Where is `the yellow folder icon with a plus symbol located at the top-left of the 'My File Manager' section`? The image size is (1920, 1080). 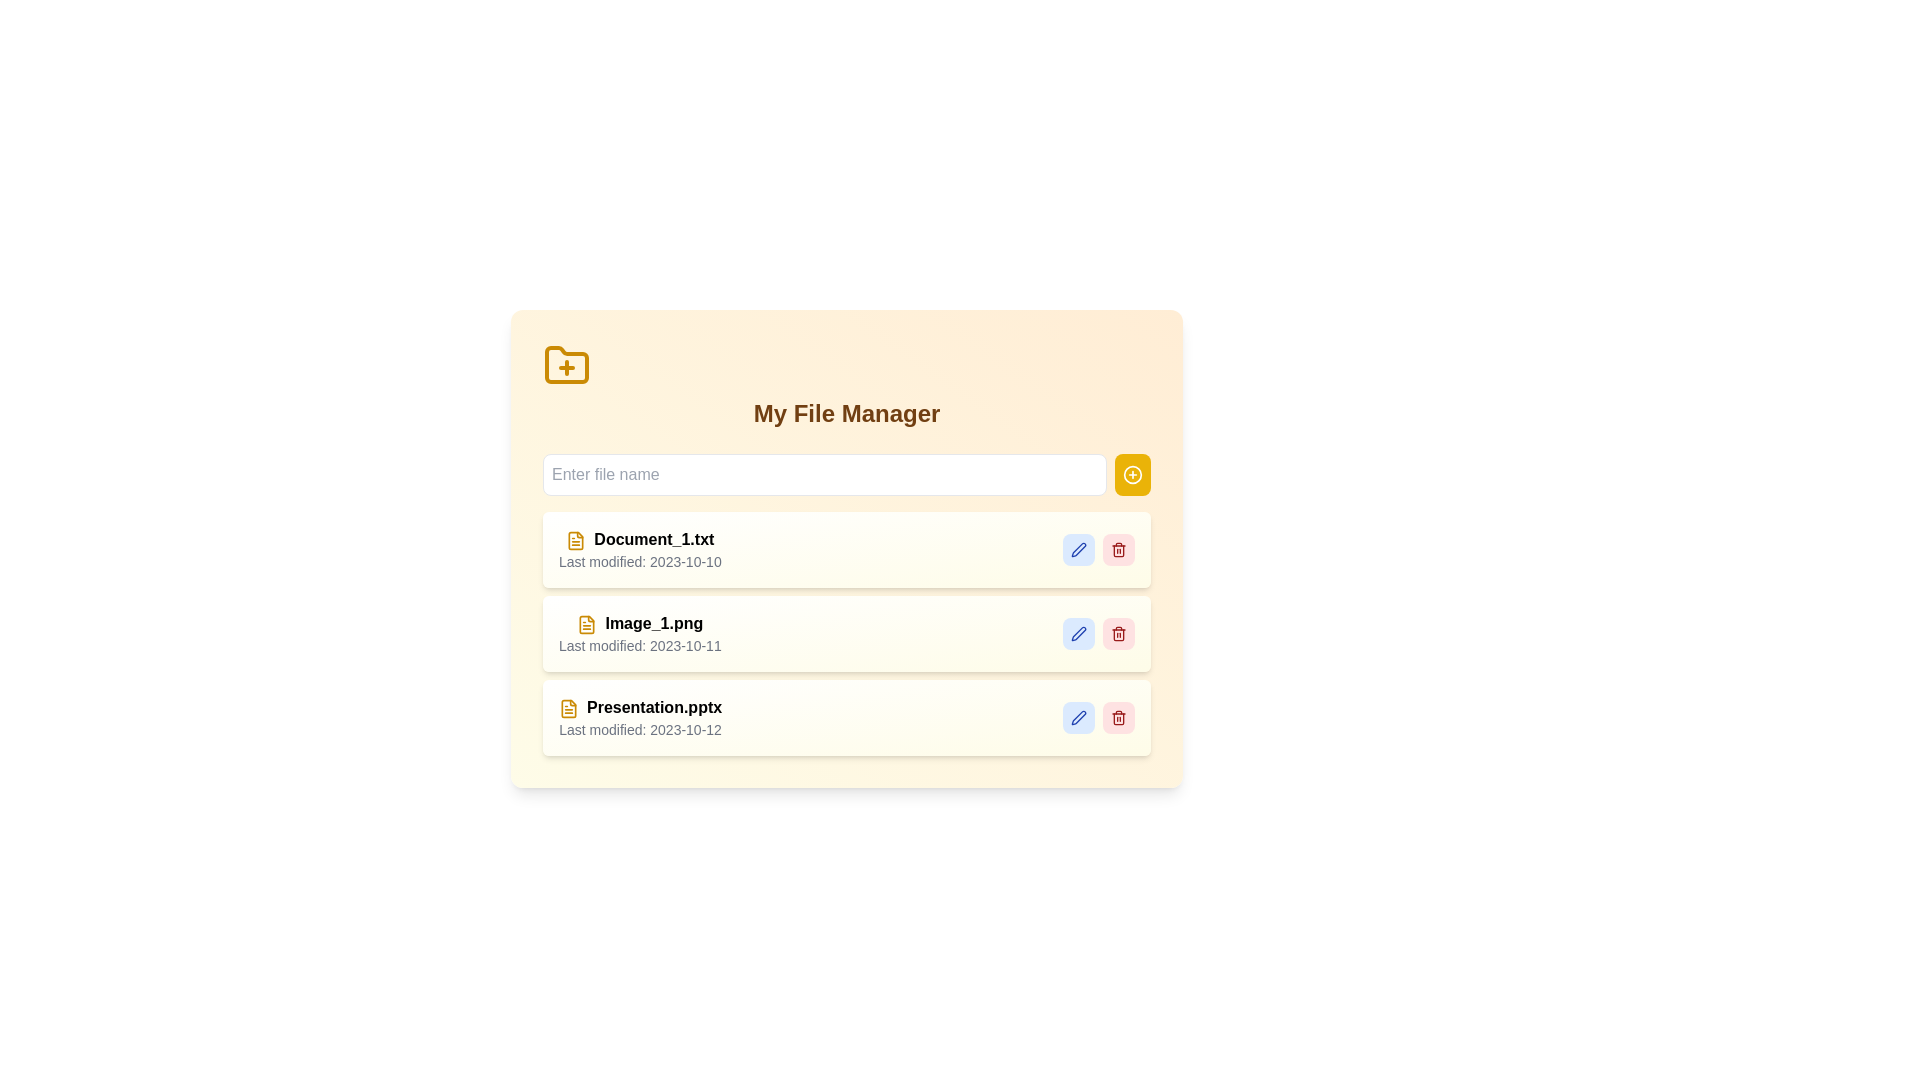 the yellow folder icon with a plus symbol located at the top-left of the 'My File Manager' section is located at coordinates (565, 366).